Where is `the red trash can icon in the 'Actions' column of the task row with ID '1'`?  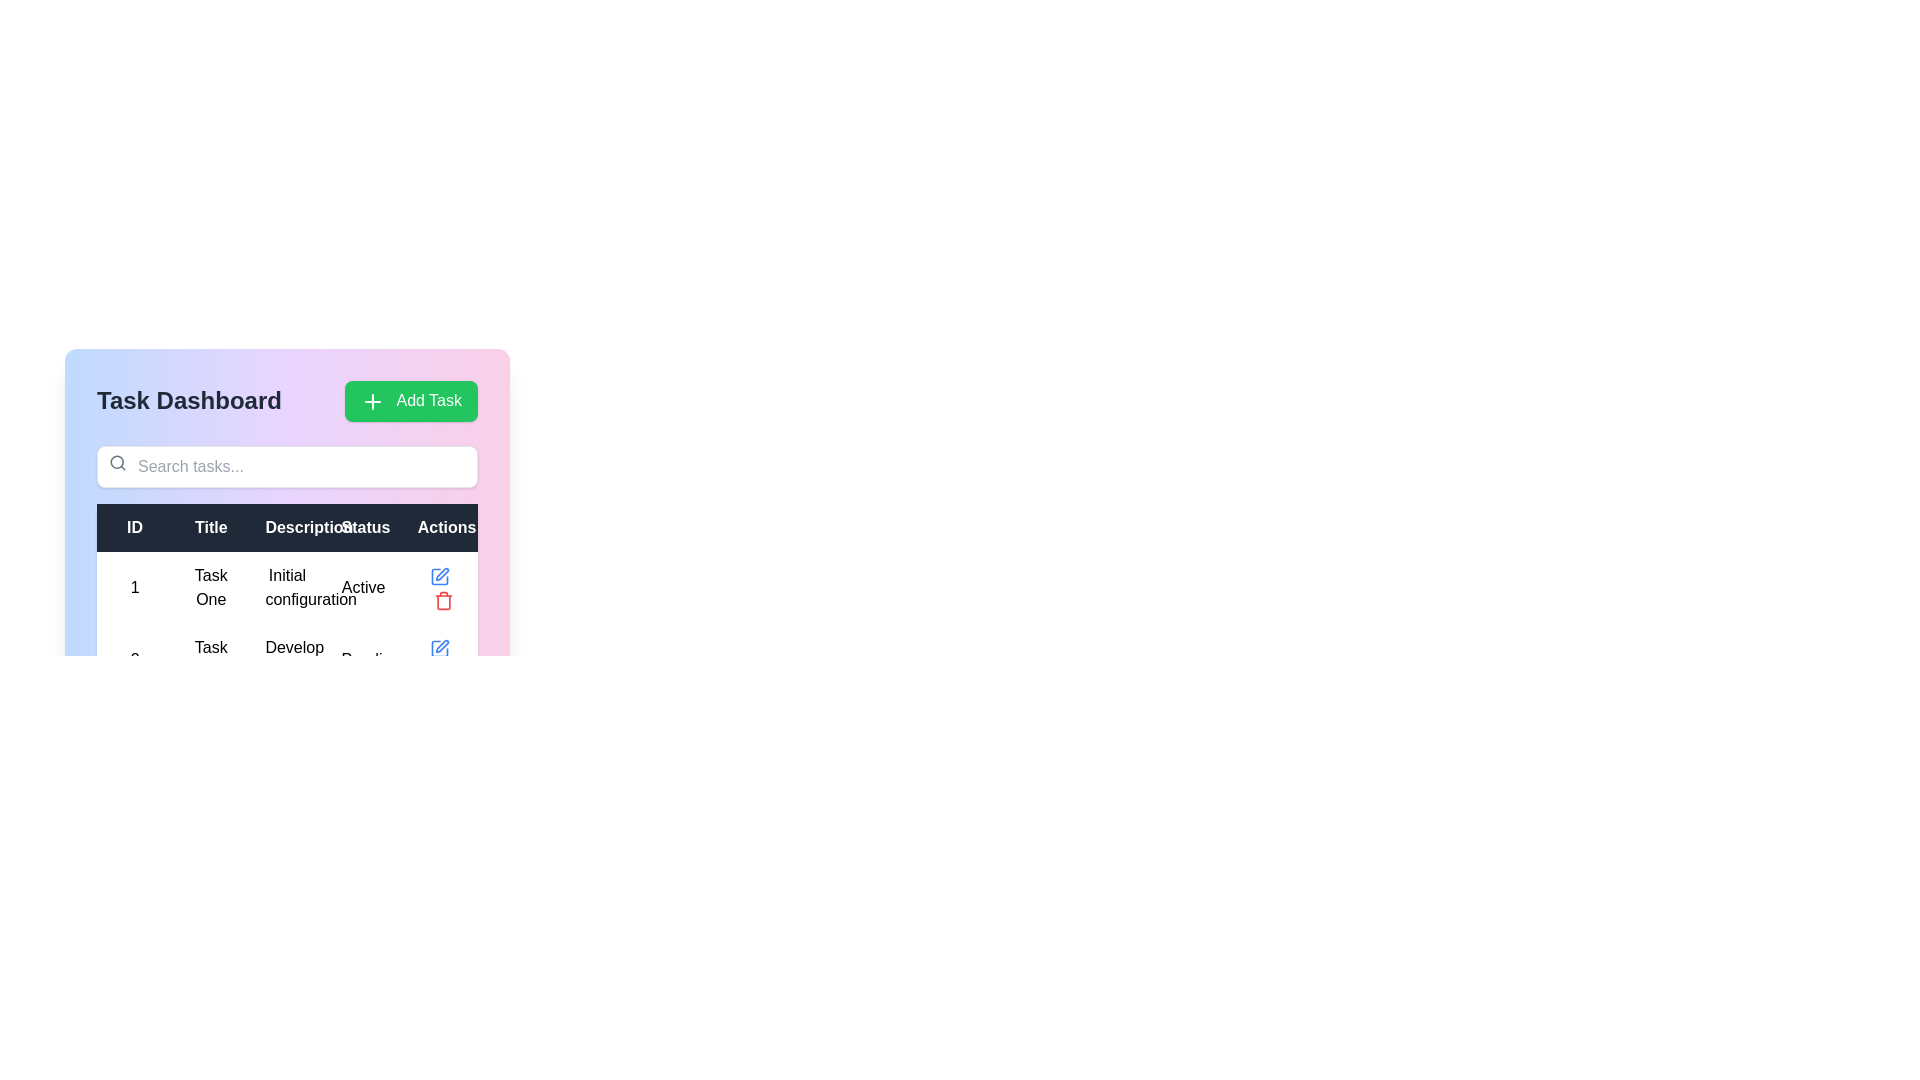
the red trash can icon in the 'Actions' column of the task row with ID '1' is located at coordinates (442, 598).